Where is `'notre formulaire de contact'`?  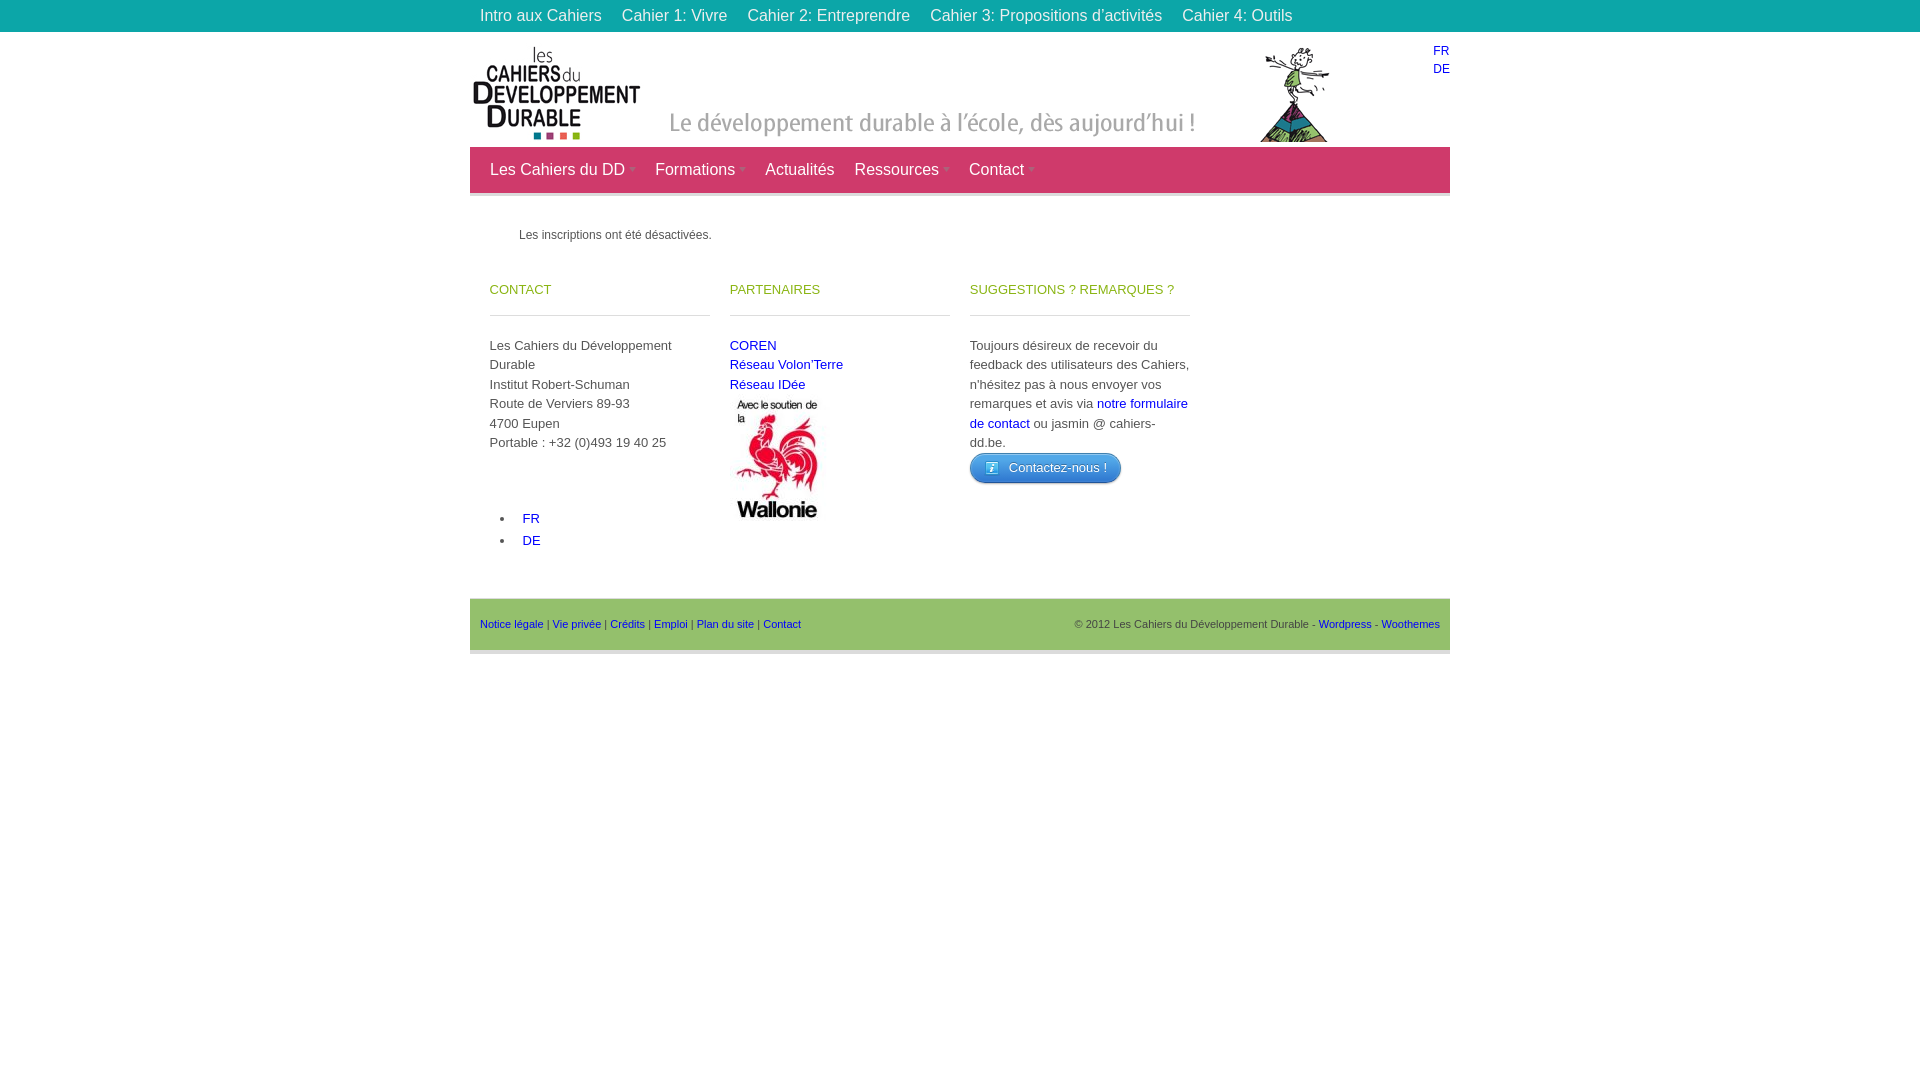
'notre formulaire de contact' is located at coordinates (1078, 412).